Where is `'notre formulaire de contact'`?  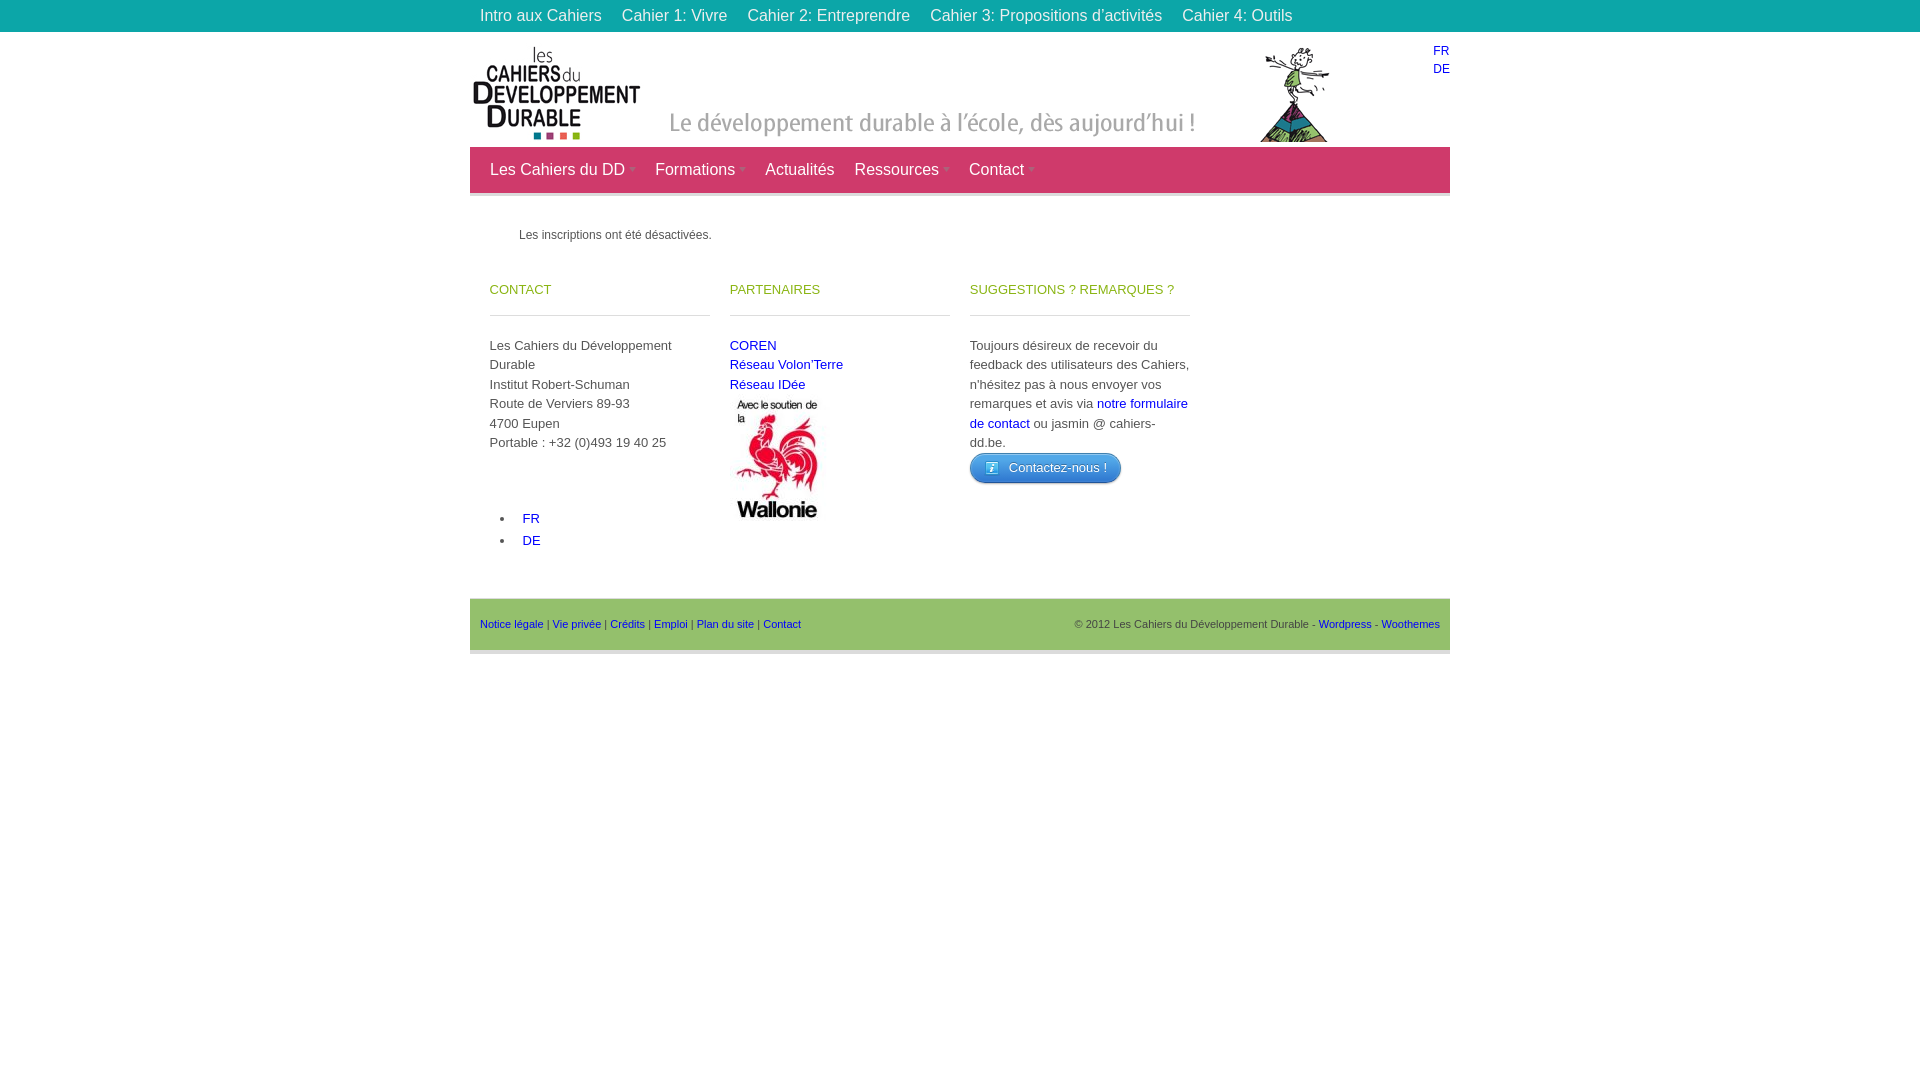
'notre formulaire de contact' is located at coordinates (1078, 412).